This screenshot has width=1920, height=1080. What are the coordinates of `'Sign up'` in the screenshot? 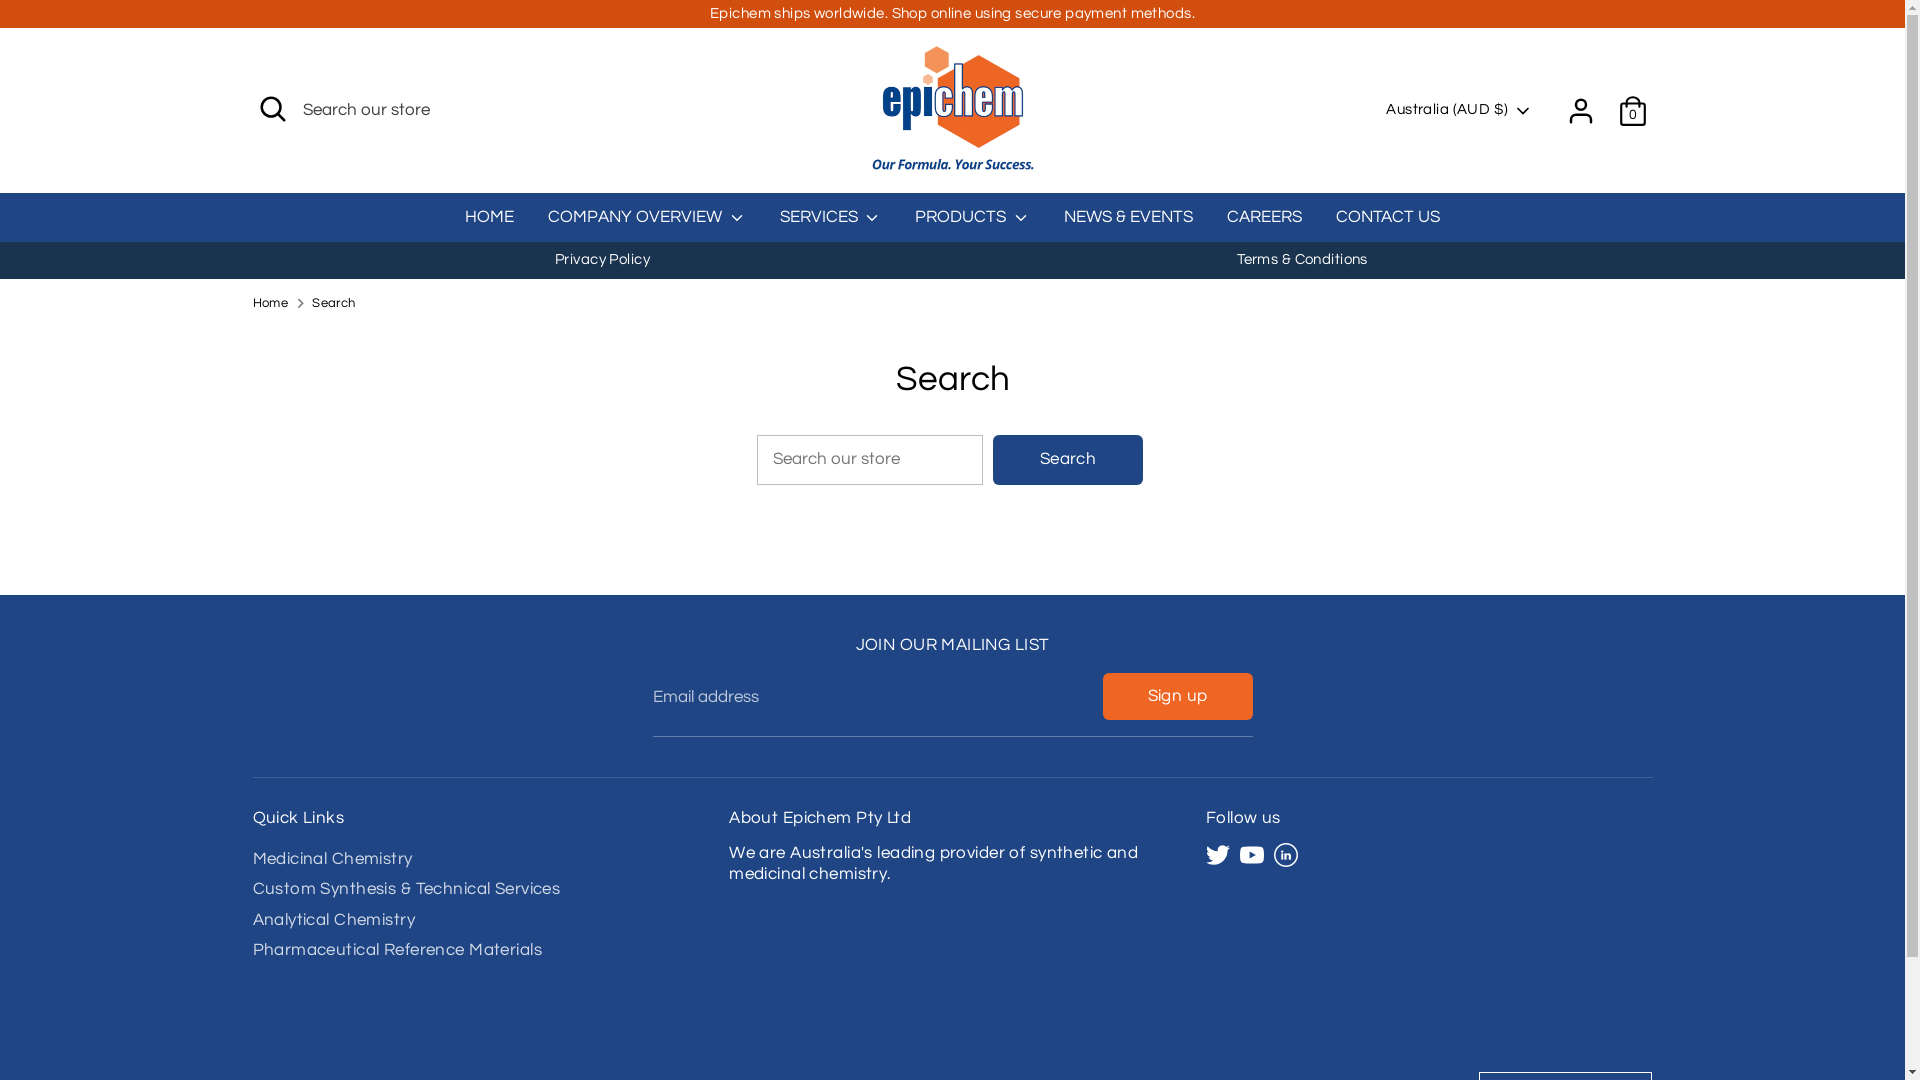 It's located at (1177, 696).